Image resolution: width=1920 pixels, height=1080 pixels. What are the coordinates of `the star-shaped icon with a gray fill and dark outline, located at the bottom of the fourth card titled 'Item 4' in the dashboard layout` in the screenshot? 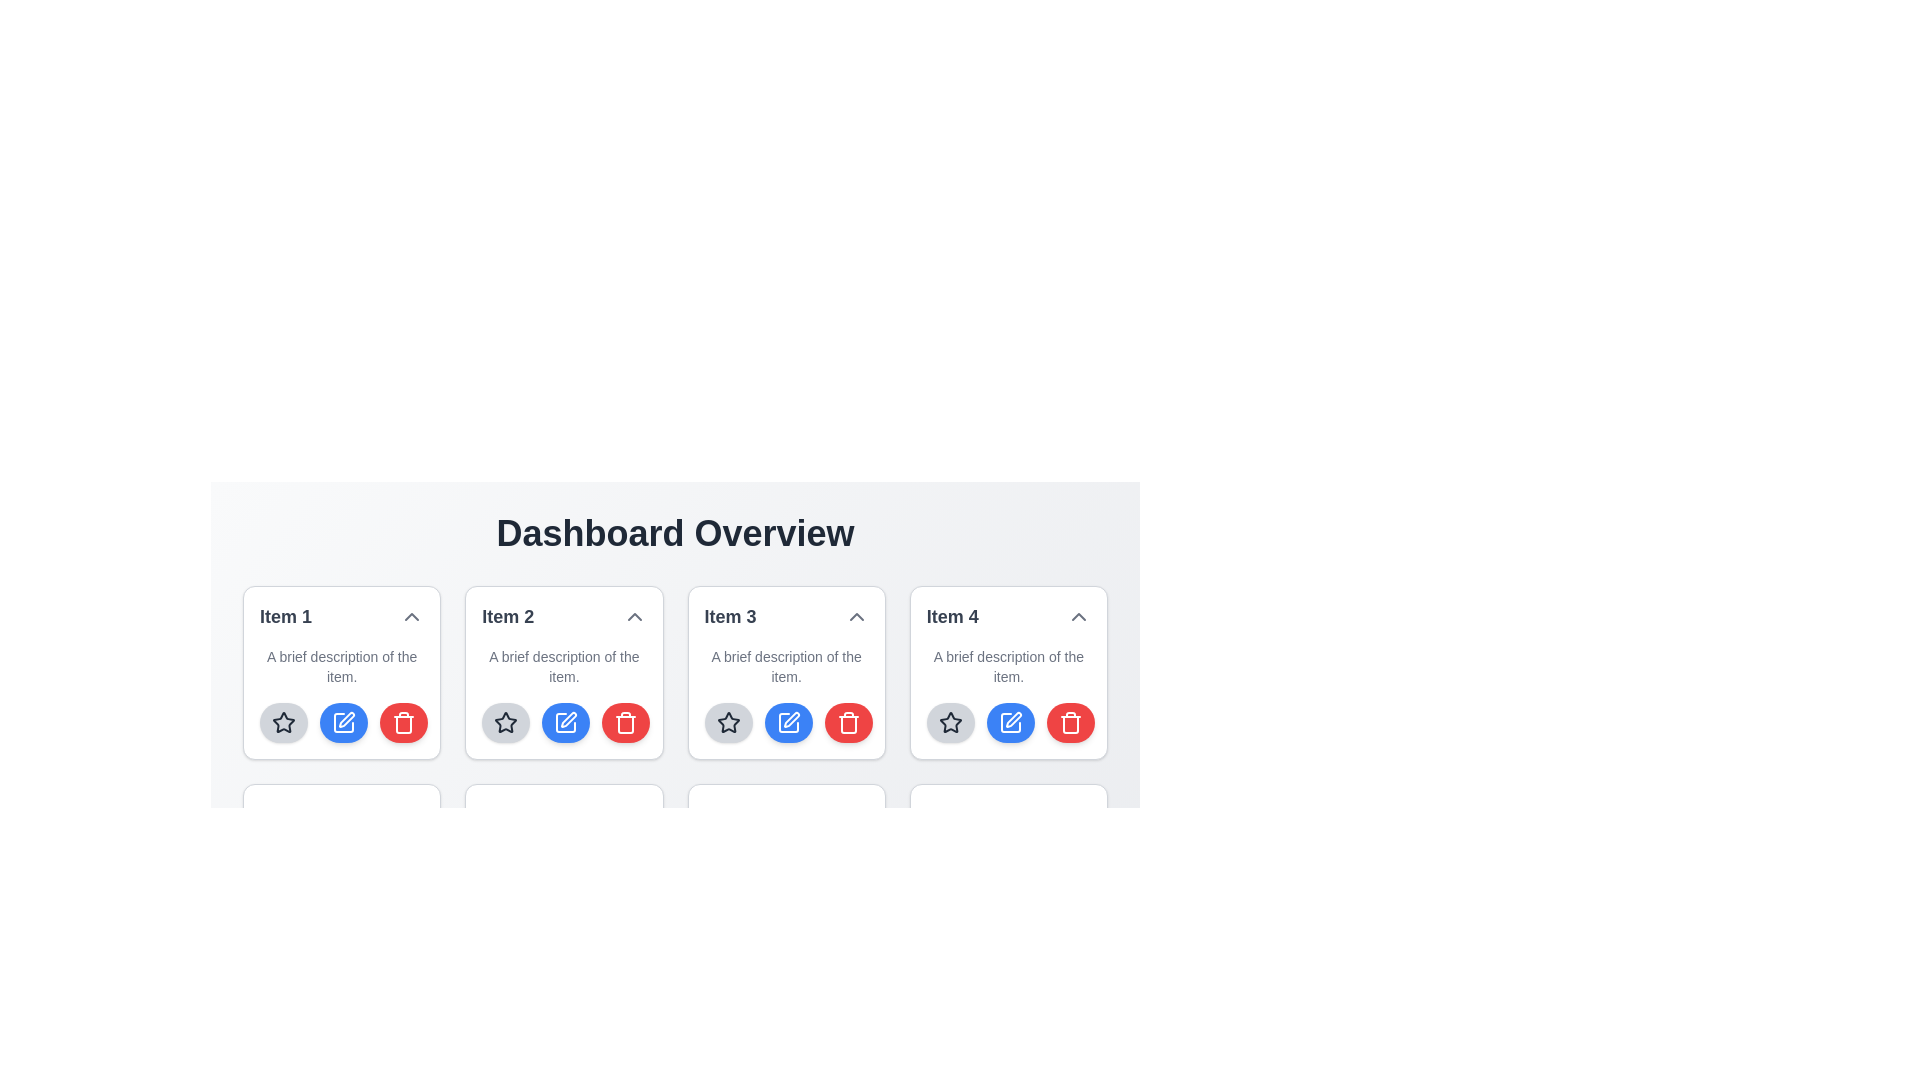 It's located at (949, 722).